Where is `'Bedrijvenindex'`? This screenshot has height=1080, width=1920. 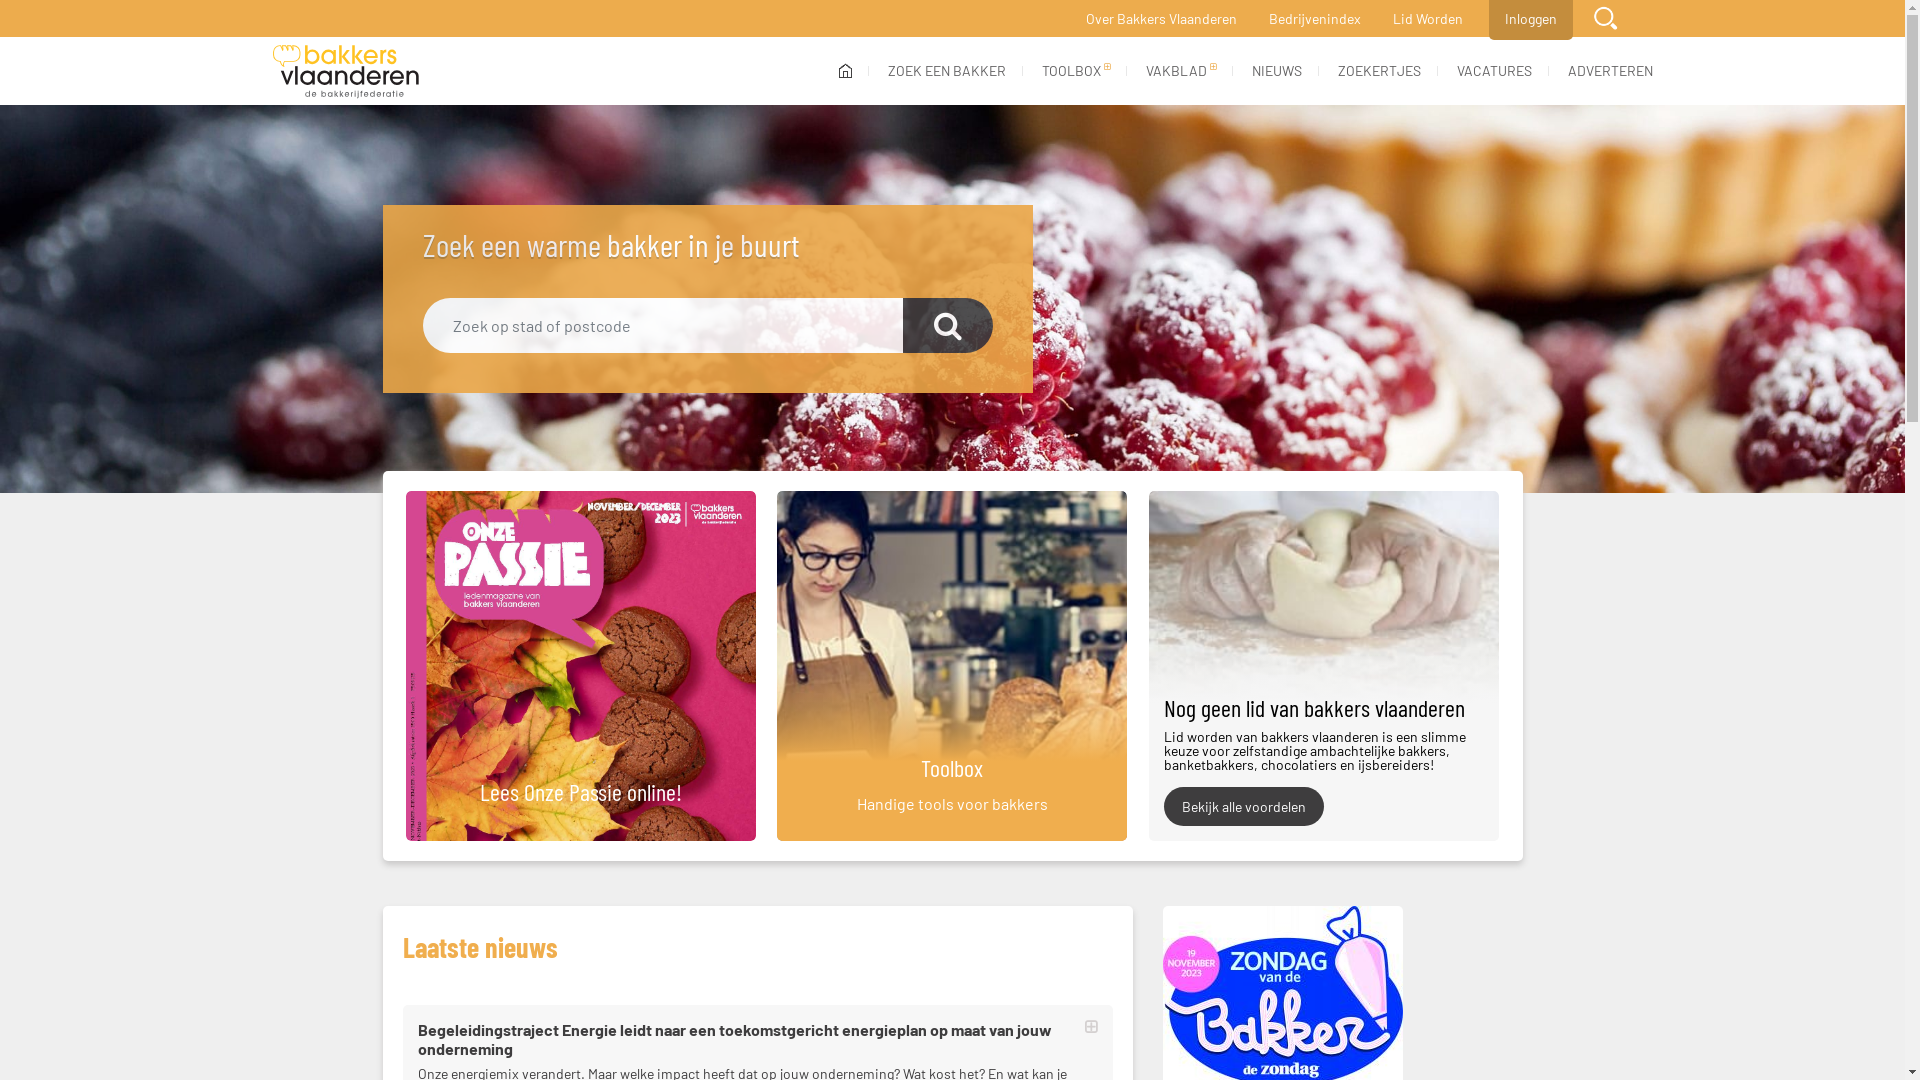 'Bedrijvenindex' is located at coordinates (1314, 18).